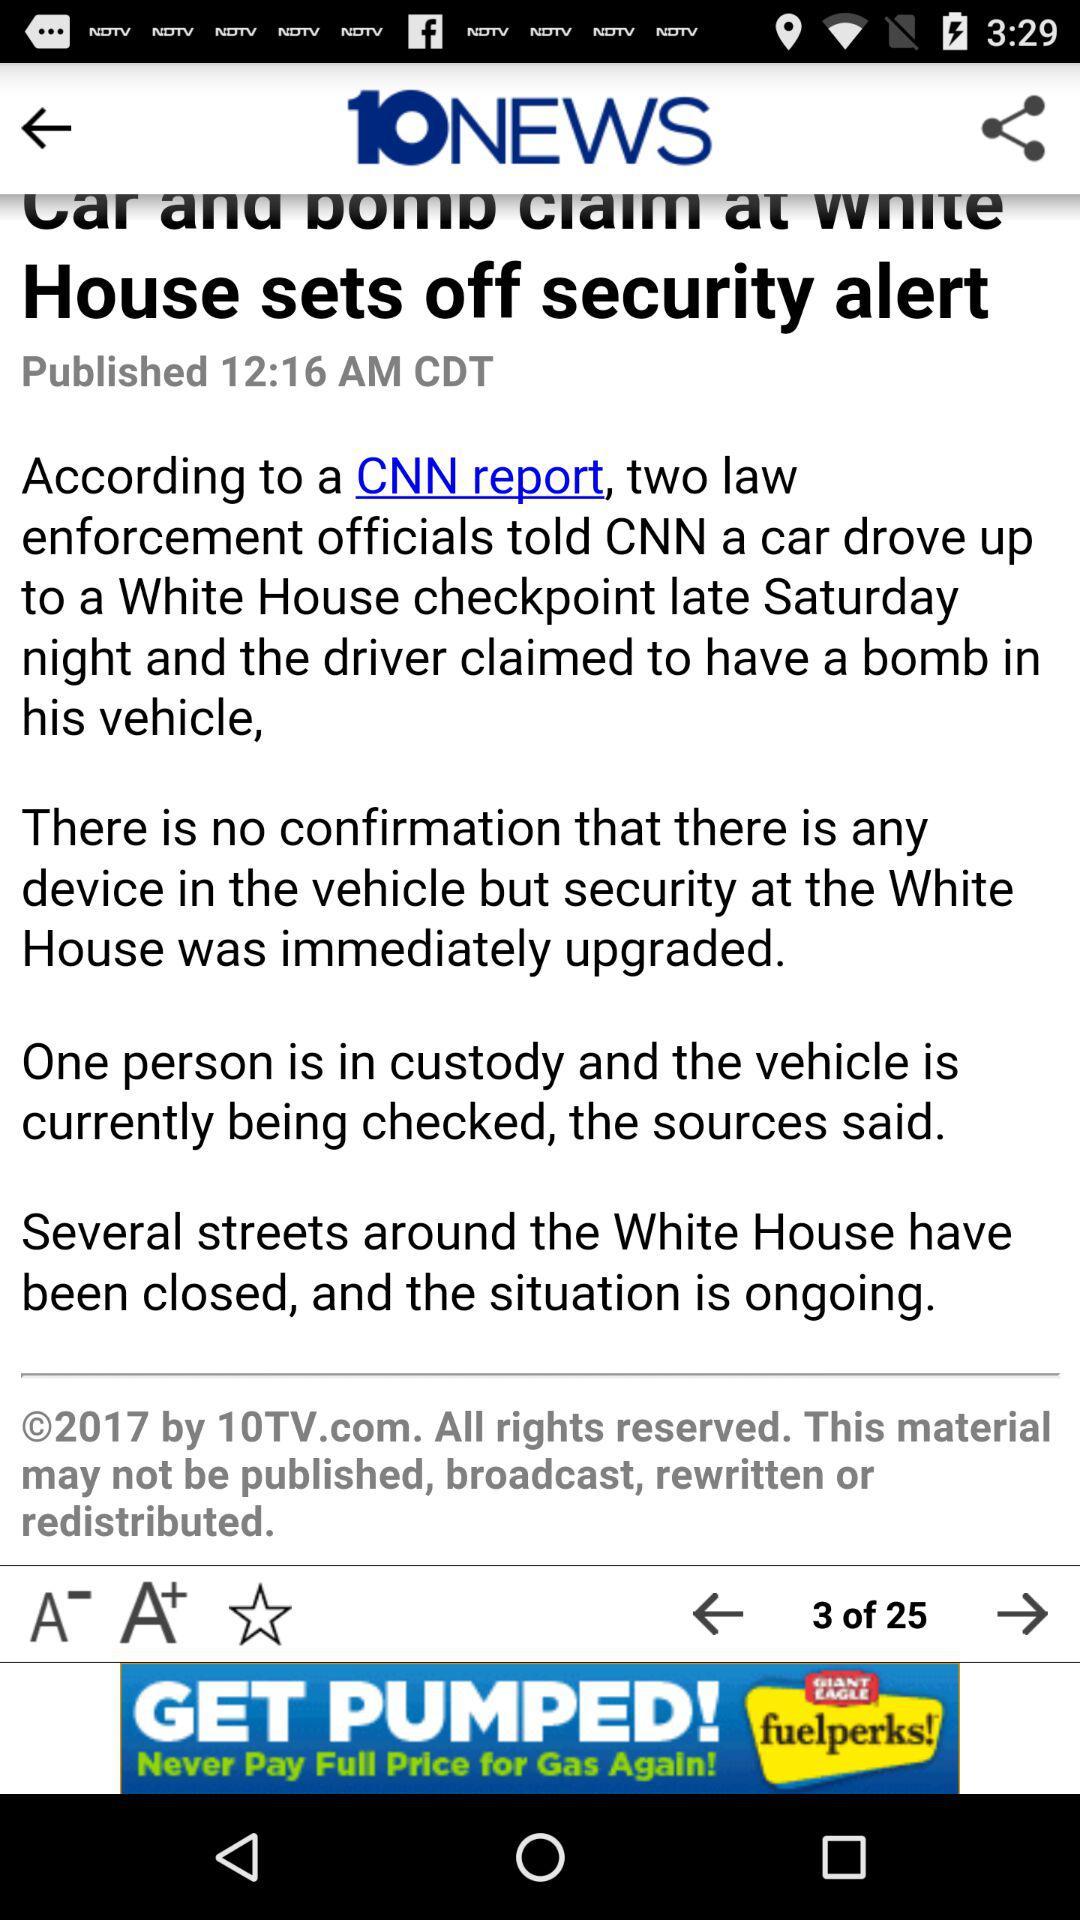 This screenshot has height=1920, width=1080. What do you see at coordinates (540, 1727) in the screenshot?
I see `advertisement` at bounding box center [540, 1727].